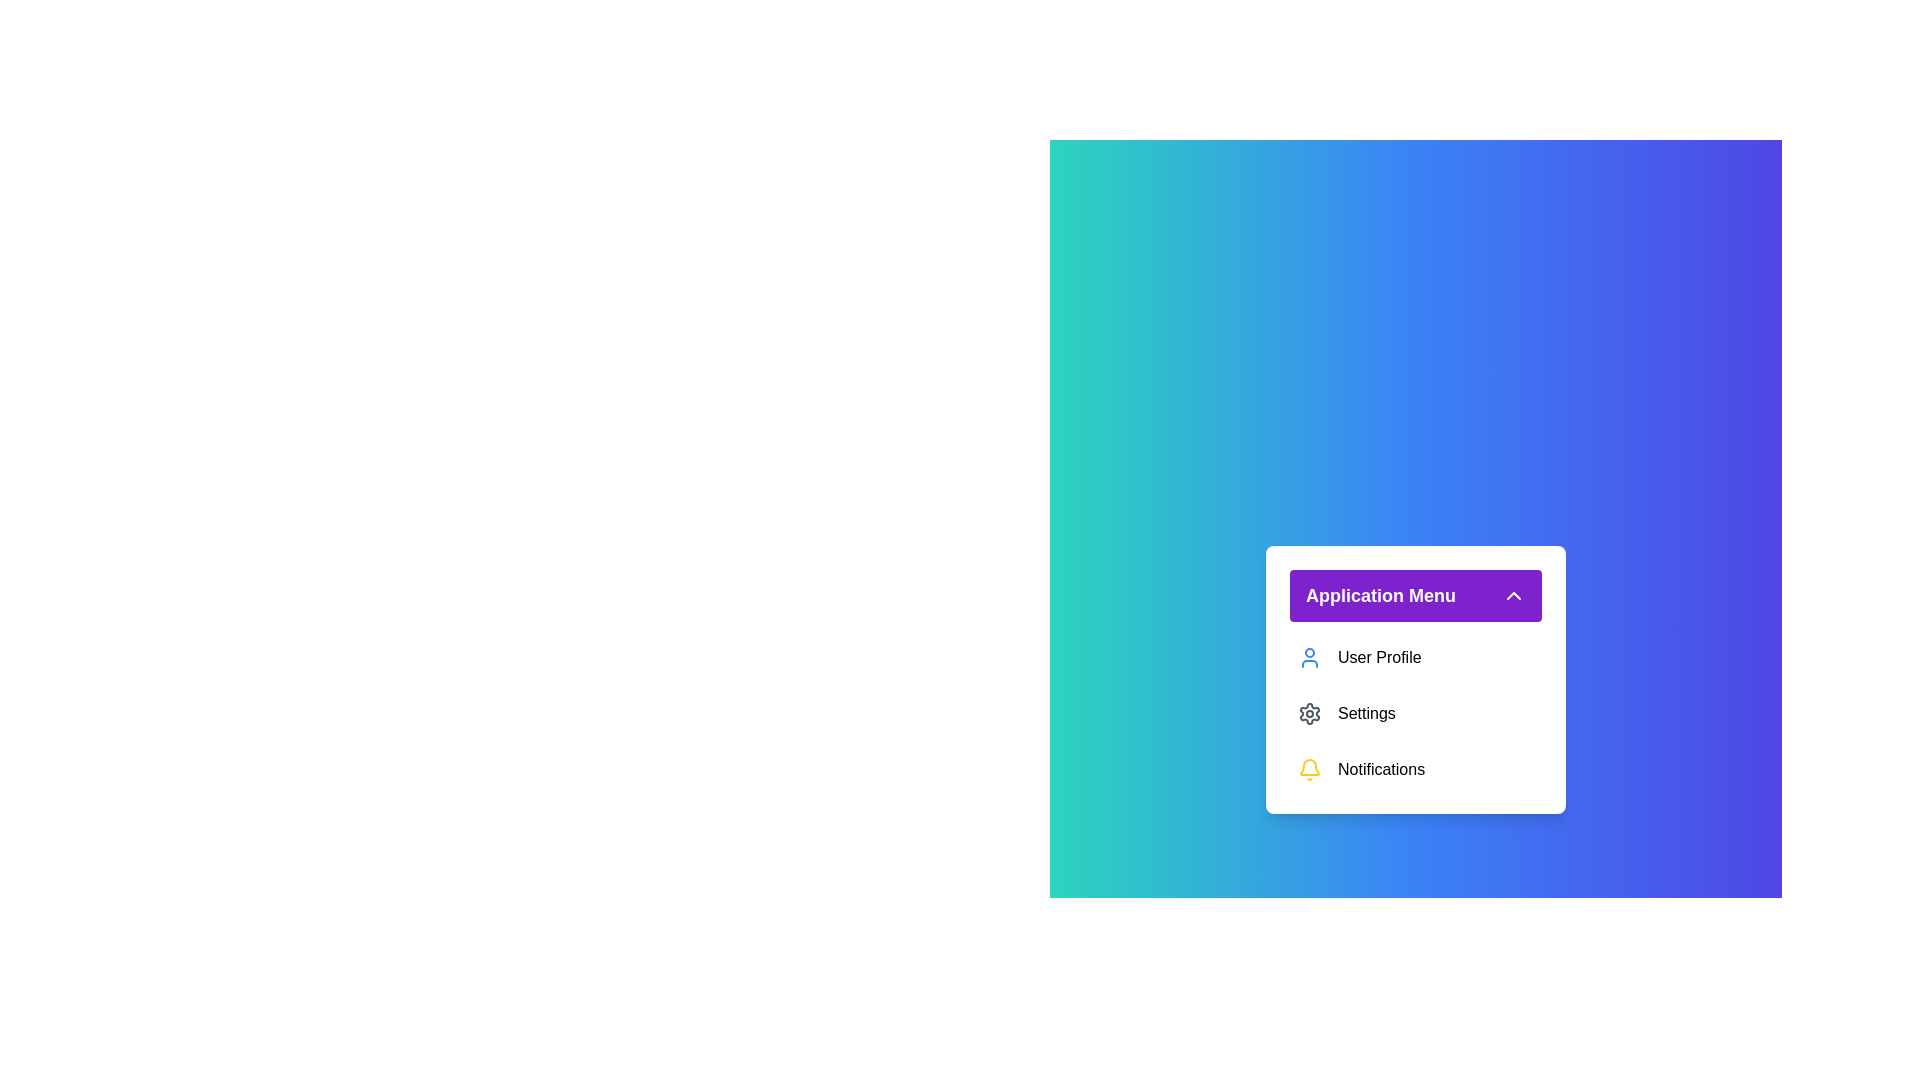 The height and width of the screenshot is (1080, 1920). I want to click on the 'Notifications' item in the menu, so click(1415, 769).